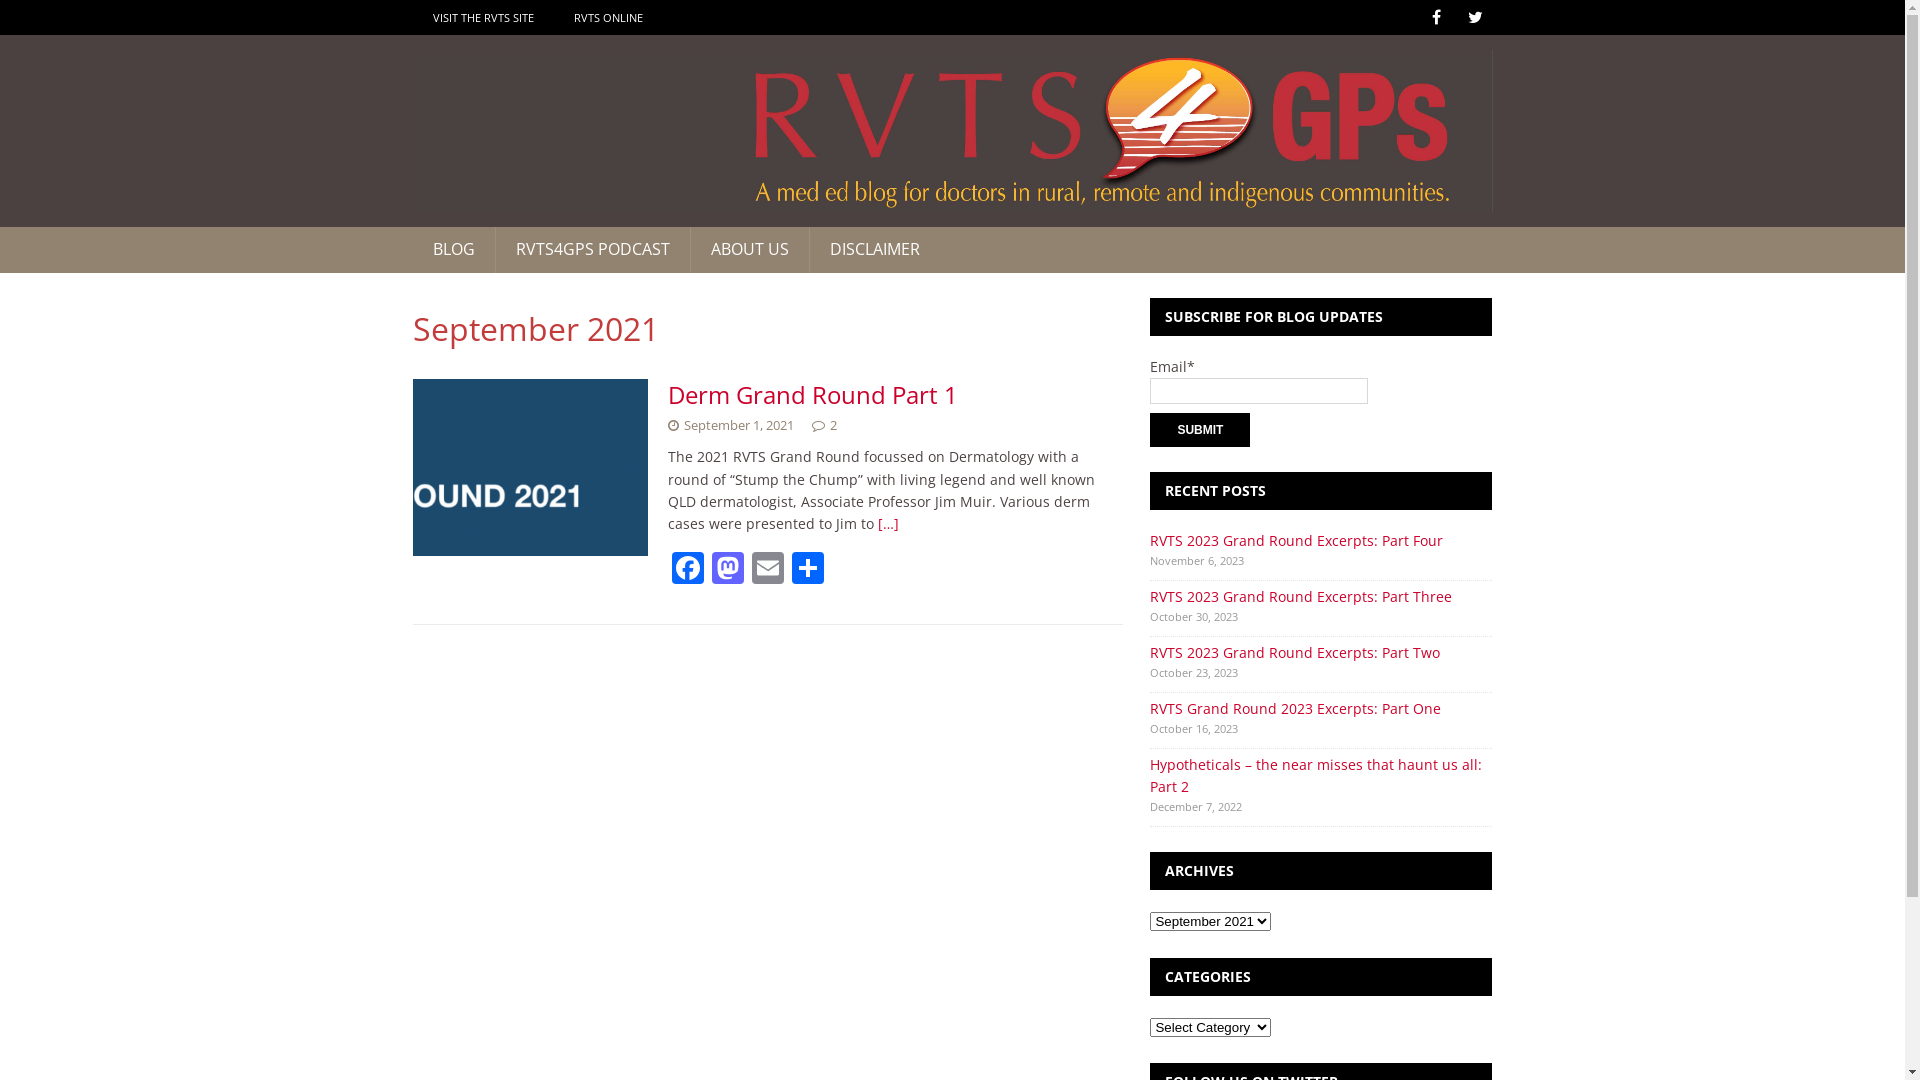 The width and height of the screenshot is (1920, 1080). I want to click on 'Email', so click(767, 570).